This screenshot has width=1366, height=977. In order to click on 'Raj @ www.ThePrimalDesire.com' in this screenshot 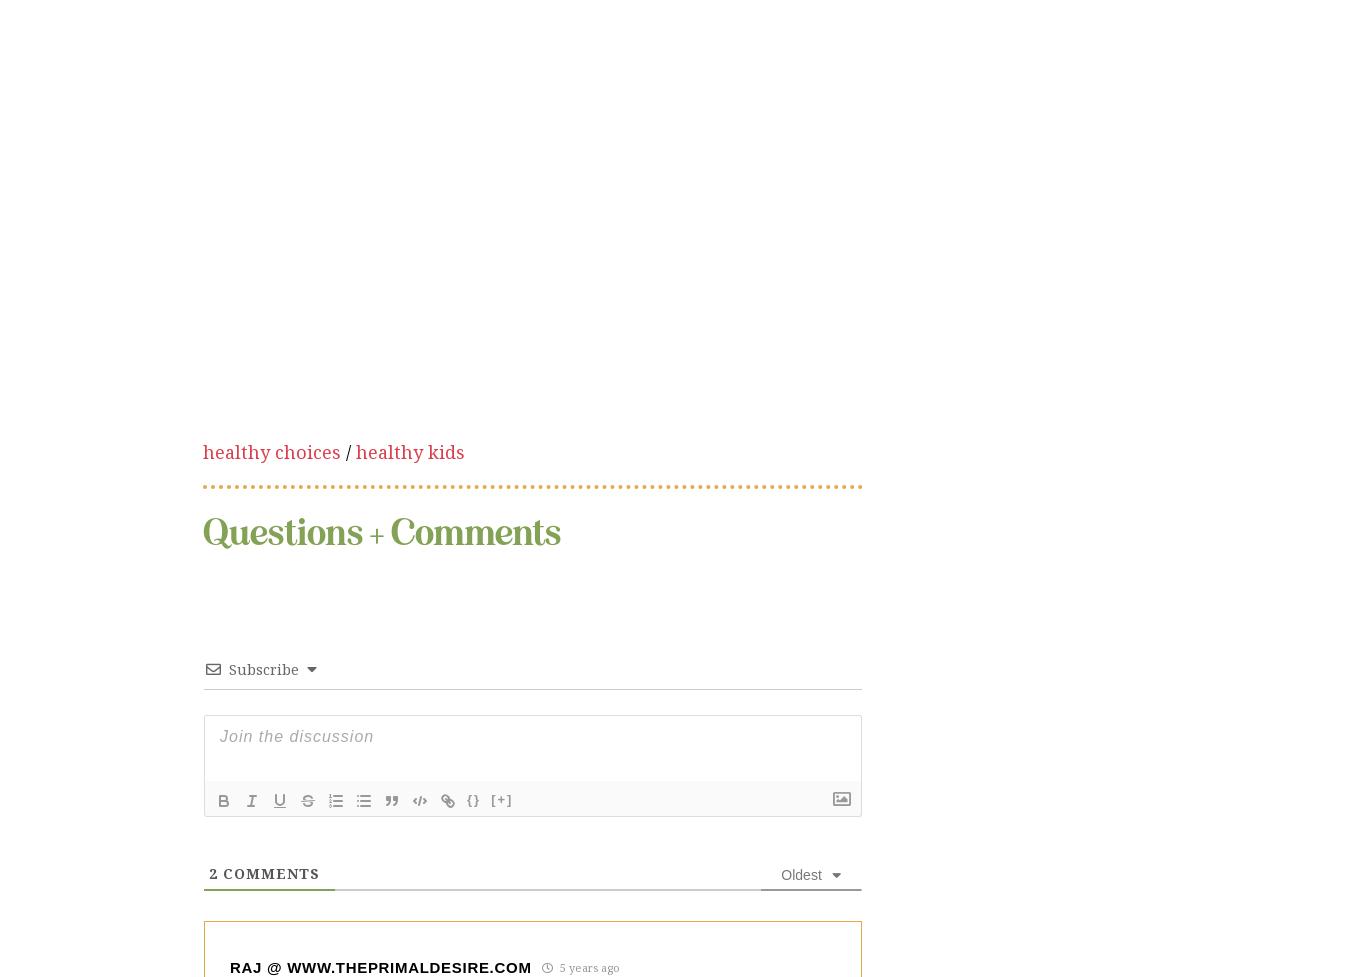, I will do `click(379, 801)`.